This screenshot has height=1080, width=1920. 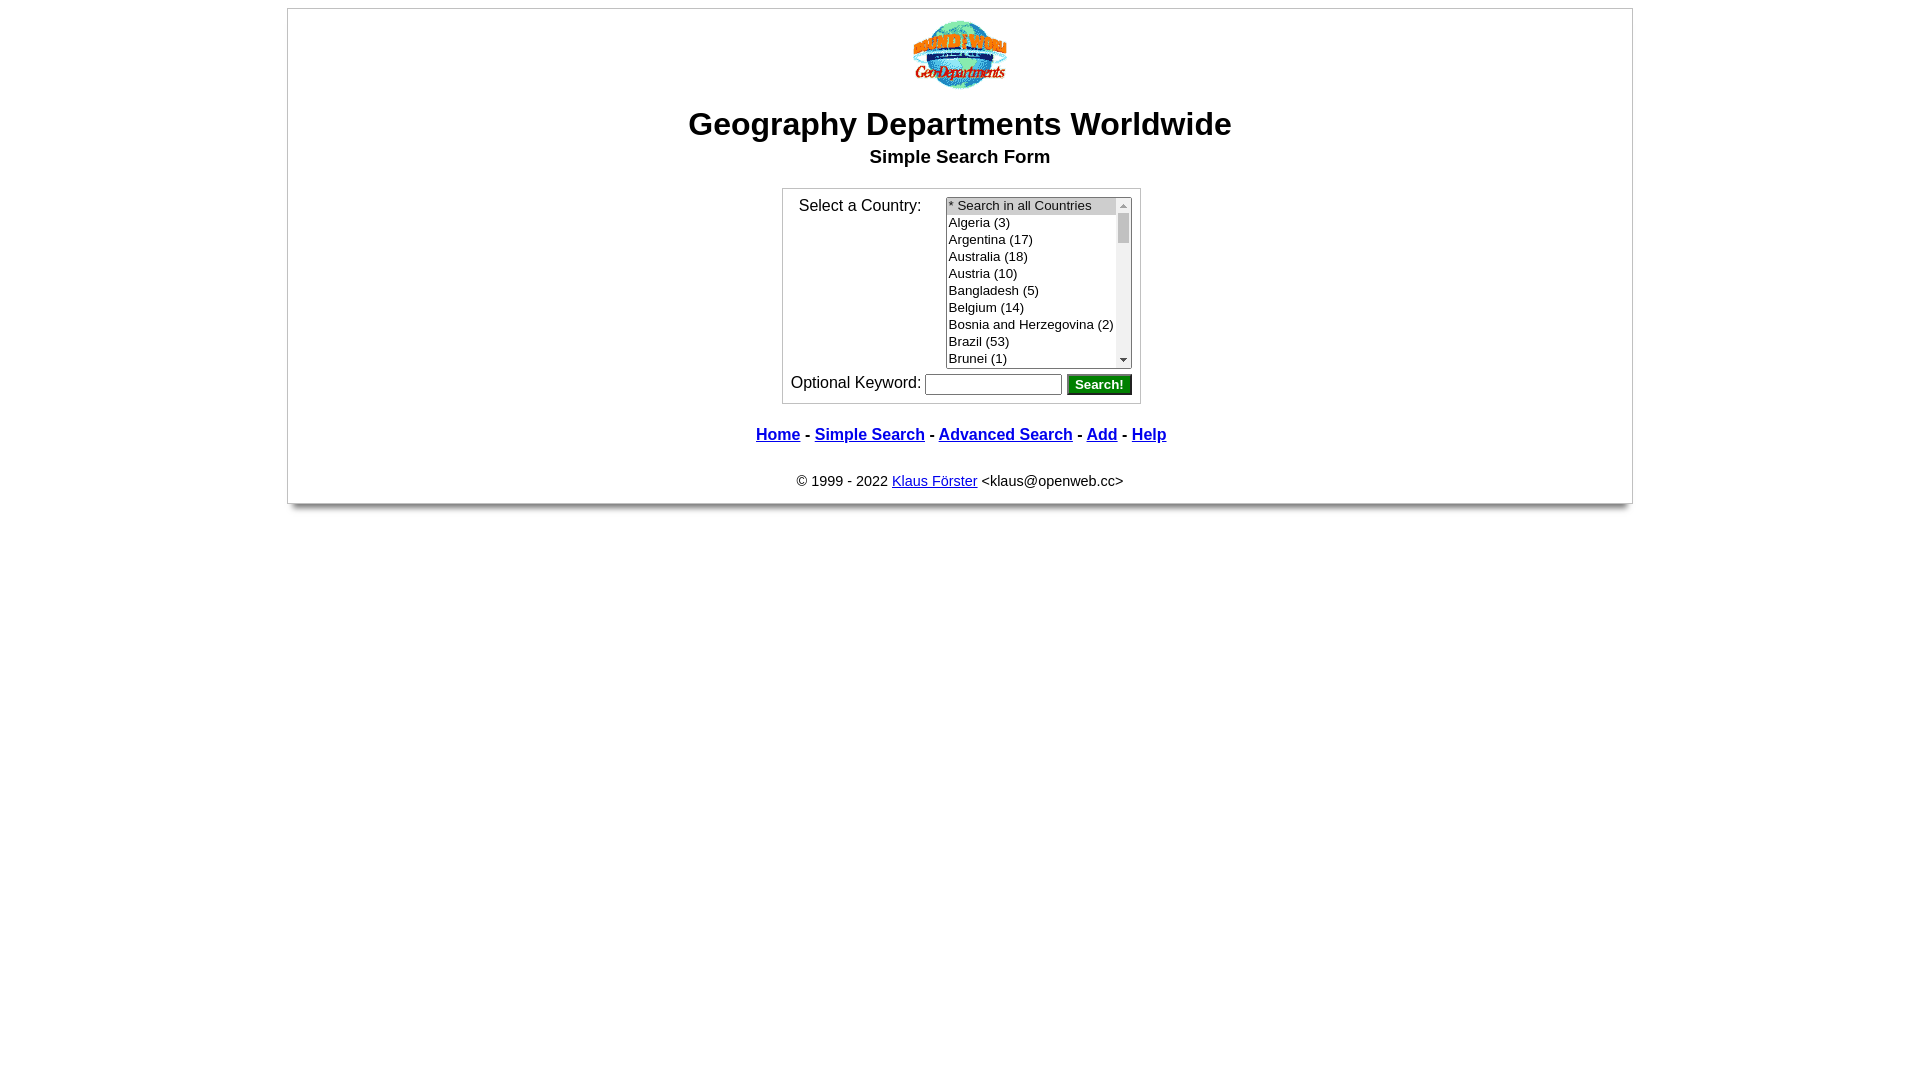 What do you see at coordinates (1149, 433) in the screenshot?
I see `'Help'` at bounding box center [1149, 433].